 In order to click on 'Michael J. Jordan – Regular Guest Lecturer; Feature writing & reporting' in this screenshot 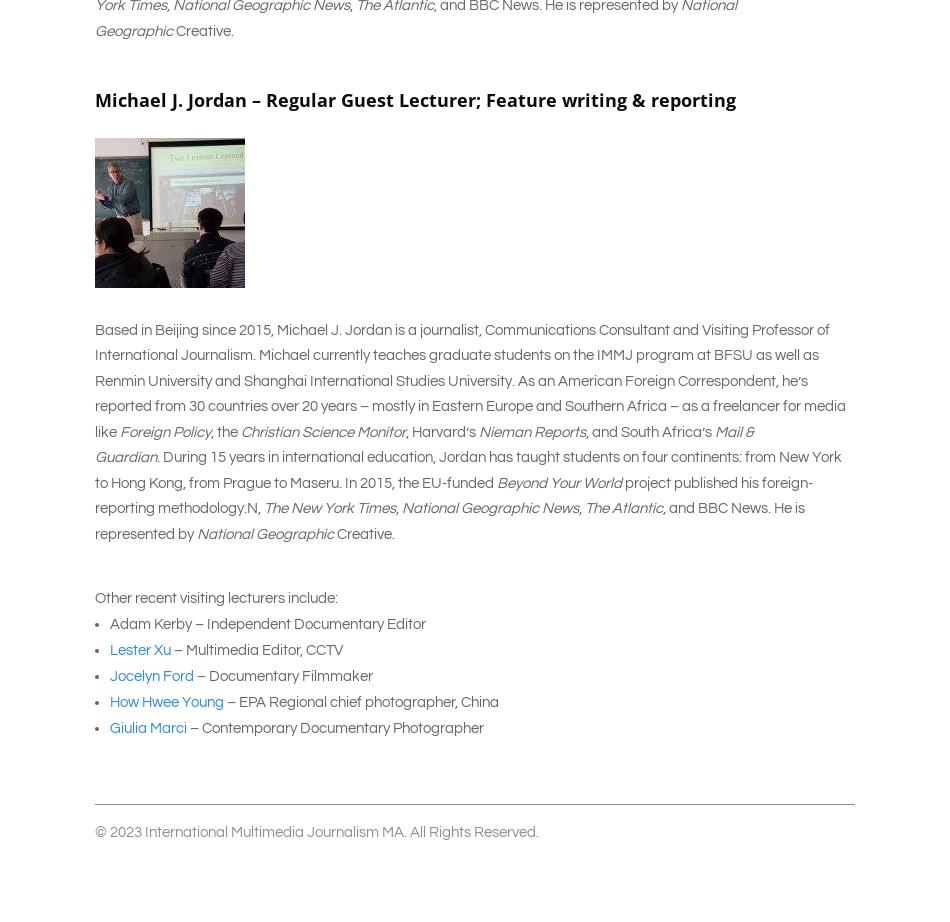, I will do `click(414, 100)`.